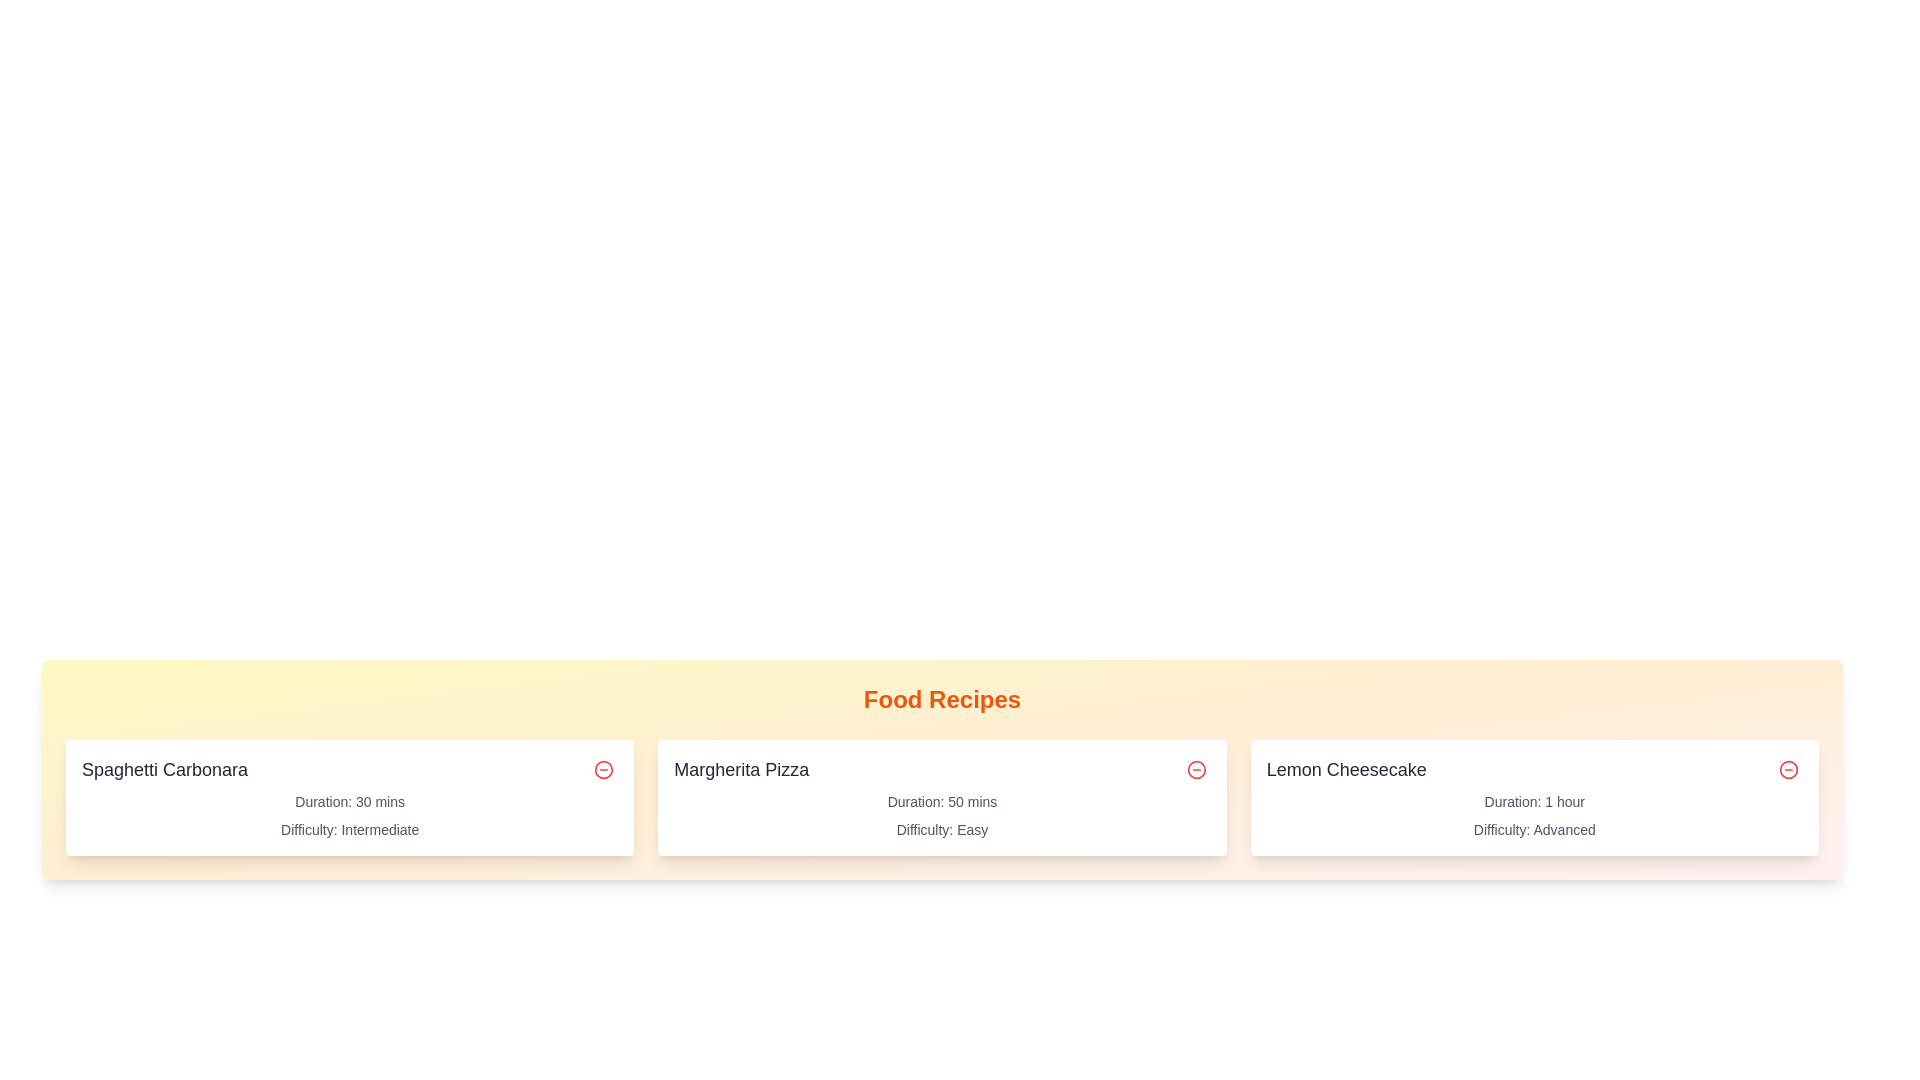  I want to click on the text label displaying 'Difficulty: Advanced' located at the bottom-right of the 'Lemon Cheesecake' recipe card, so click(1533, 829).